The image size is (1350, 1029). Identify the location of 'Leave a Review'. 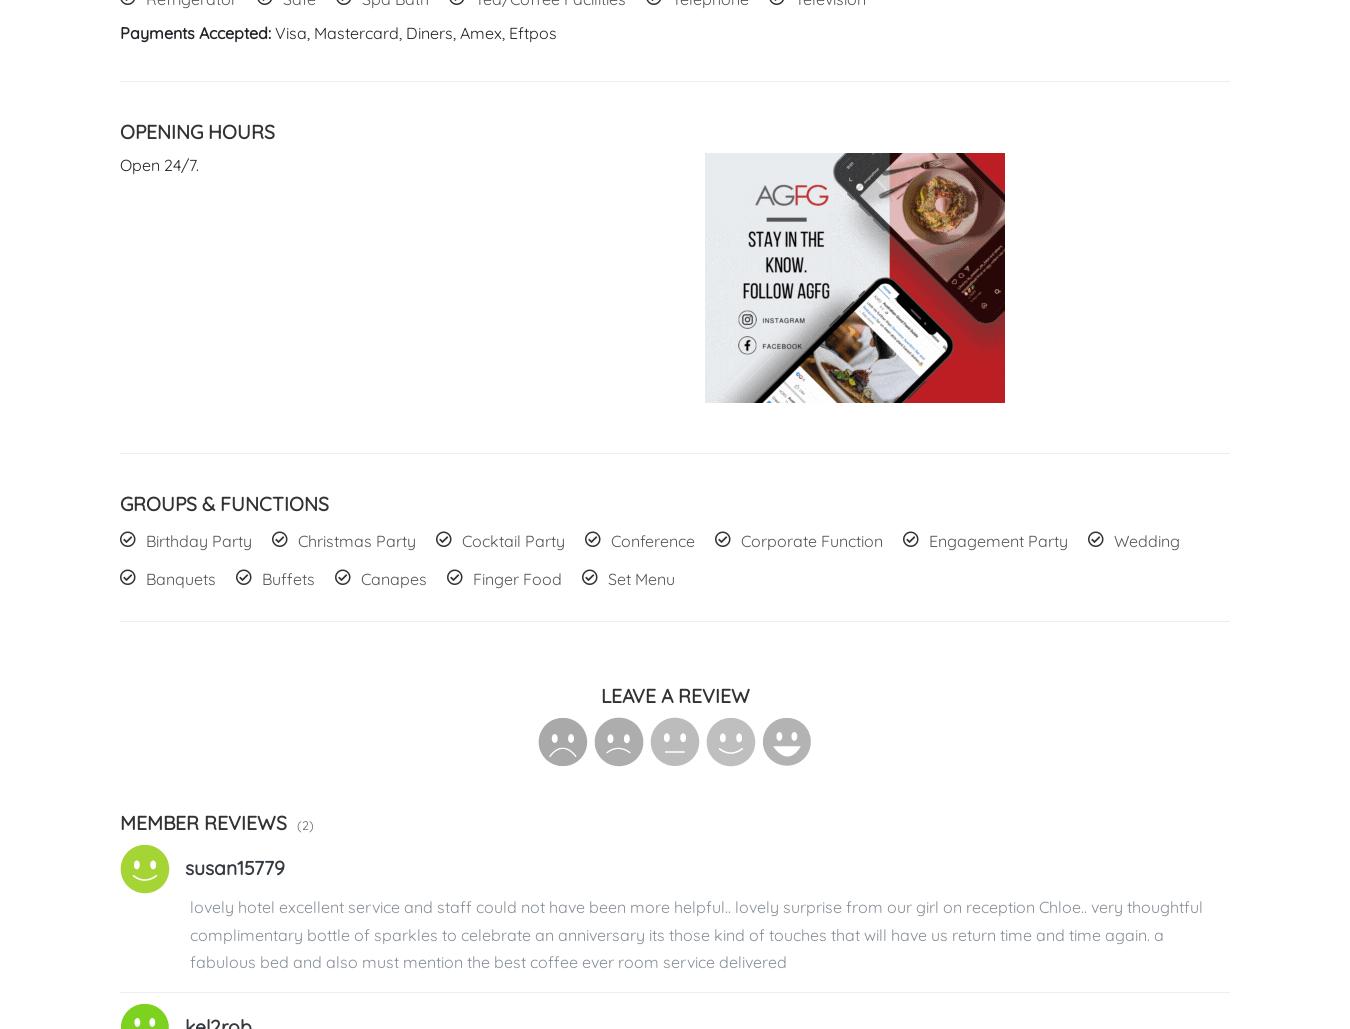
(674, 695).